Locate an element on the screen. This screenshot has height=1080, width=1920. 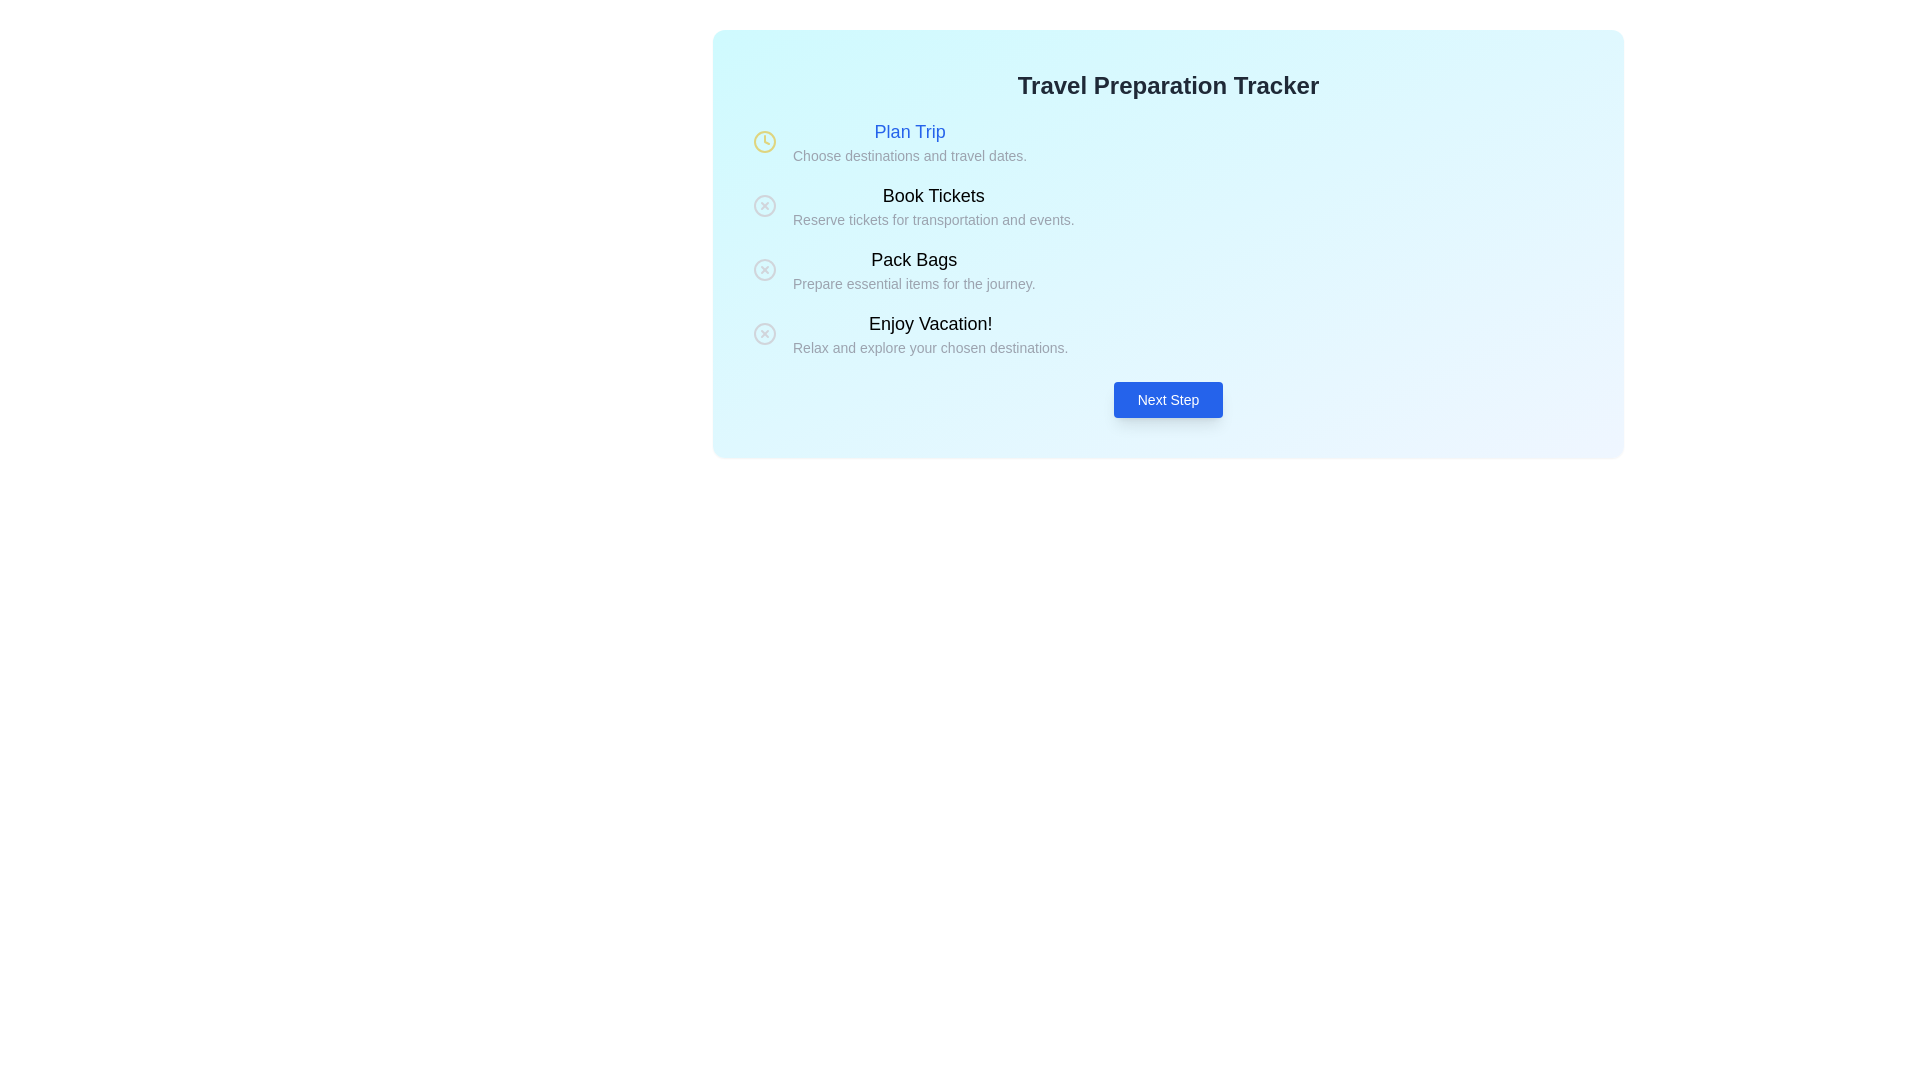
informational text block reminding the user to pack their bags and essential items for the journey, positioned as the third item in the task list is located at coordinates (913, 270).